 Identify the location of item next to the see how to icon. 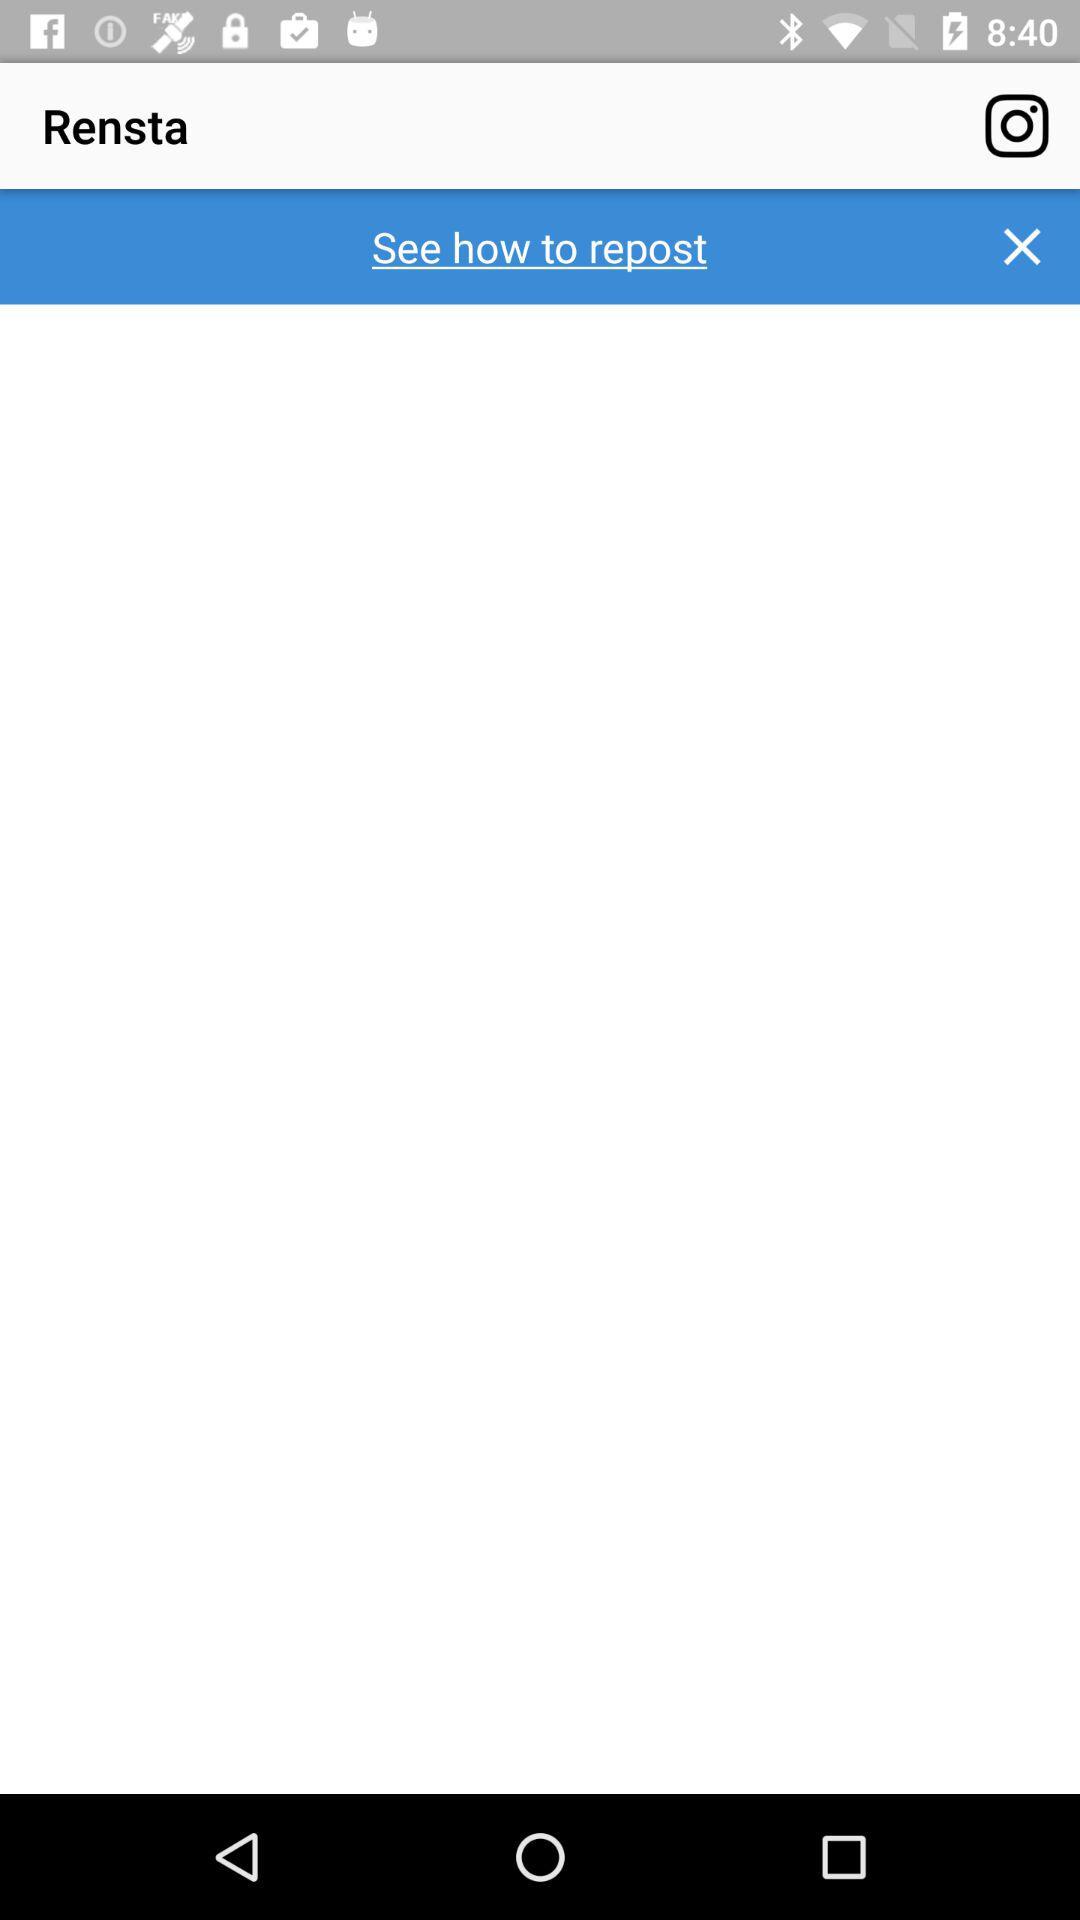
(1022, 245).